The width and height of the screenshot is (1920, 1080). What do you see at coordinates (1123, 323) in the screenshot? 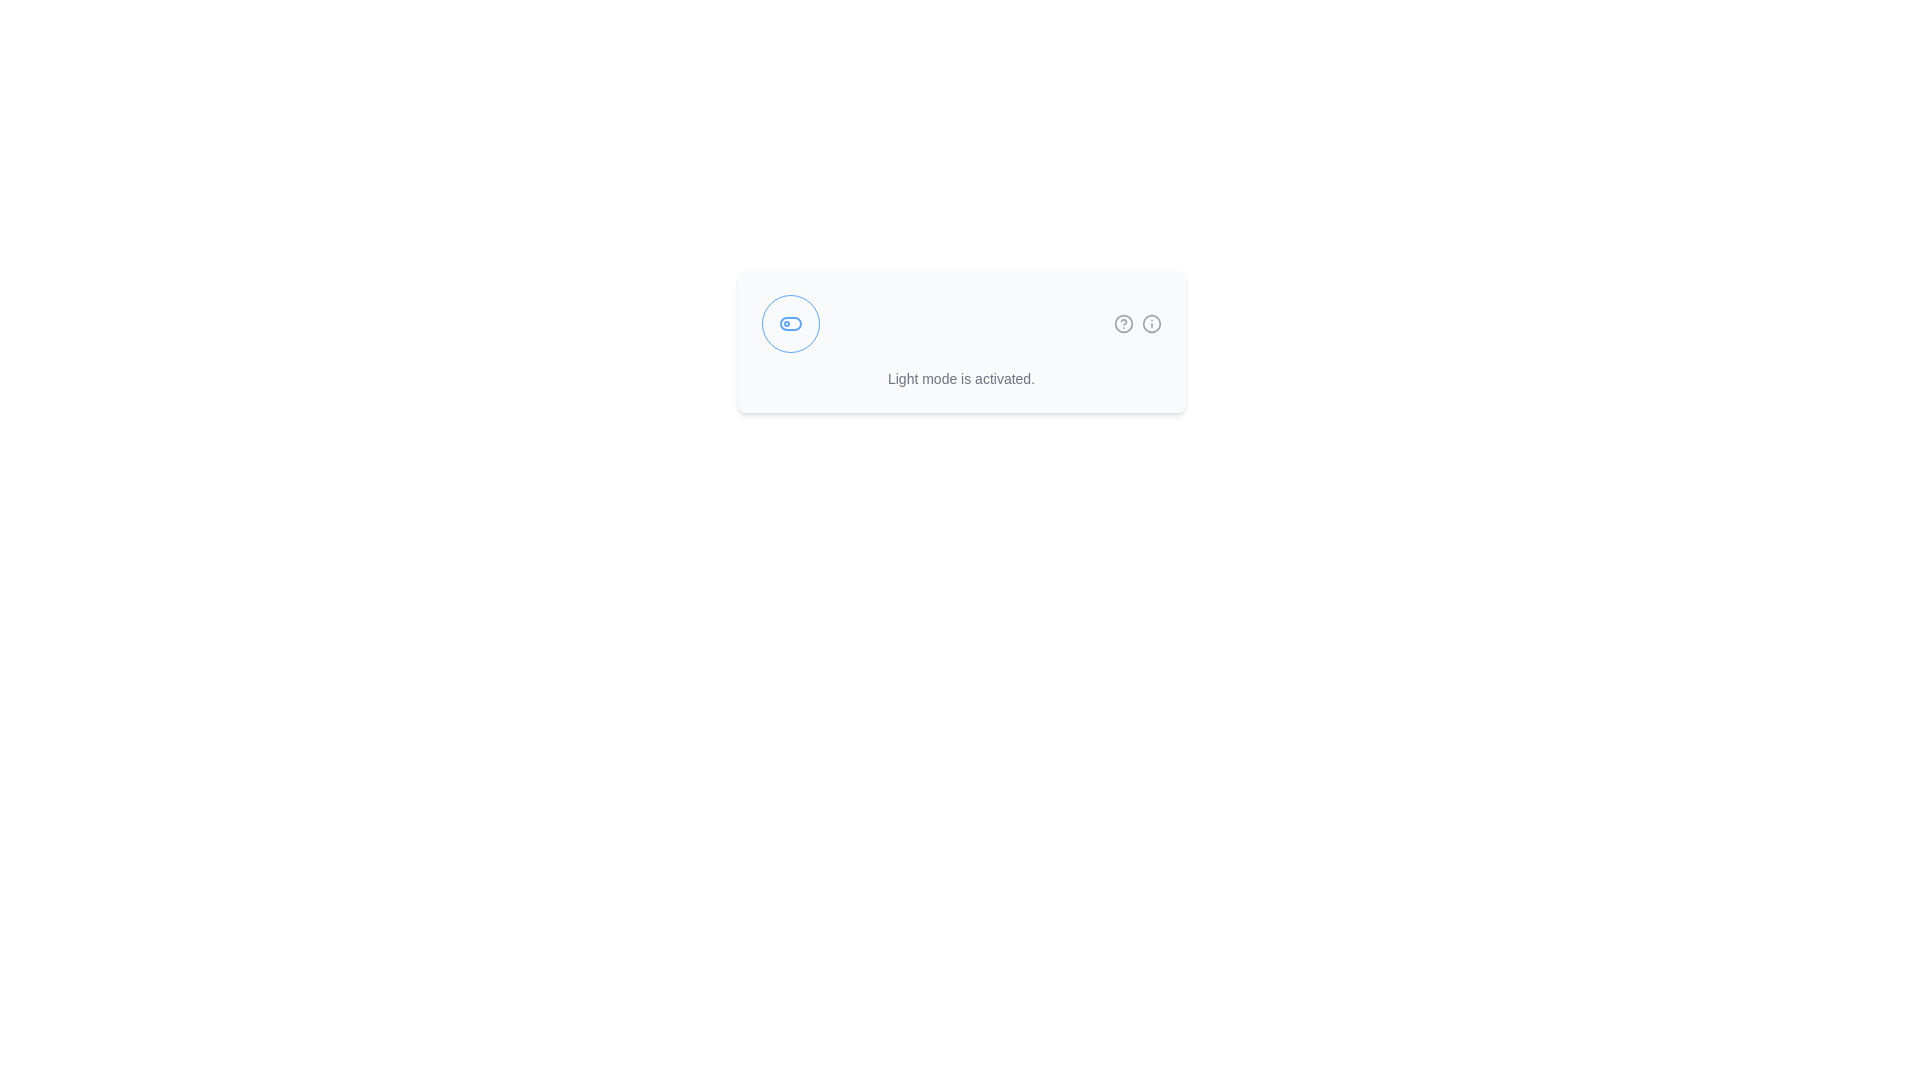
I see `the Help icon located to the left of the 'i' icon in the right section of the horizontal arrangement of icons, which provides additional context about the 'Light mode is activated.' notification` at bounding box center [1123, 323].